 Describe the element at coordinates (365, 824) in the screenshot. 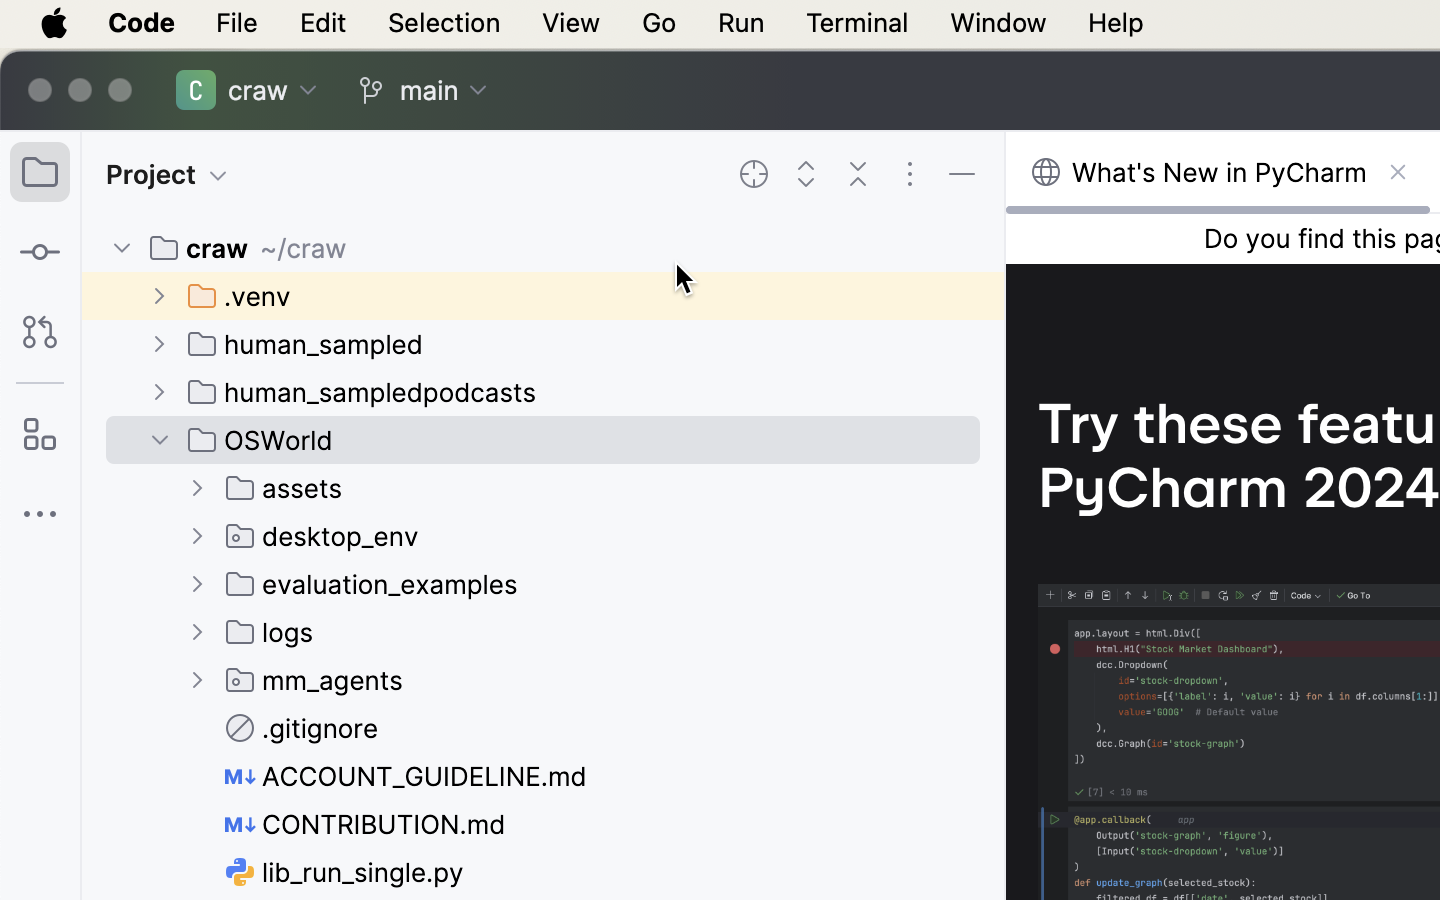

I see `'CONTRIBUTION.md'` at that location.